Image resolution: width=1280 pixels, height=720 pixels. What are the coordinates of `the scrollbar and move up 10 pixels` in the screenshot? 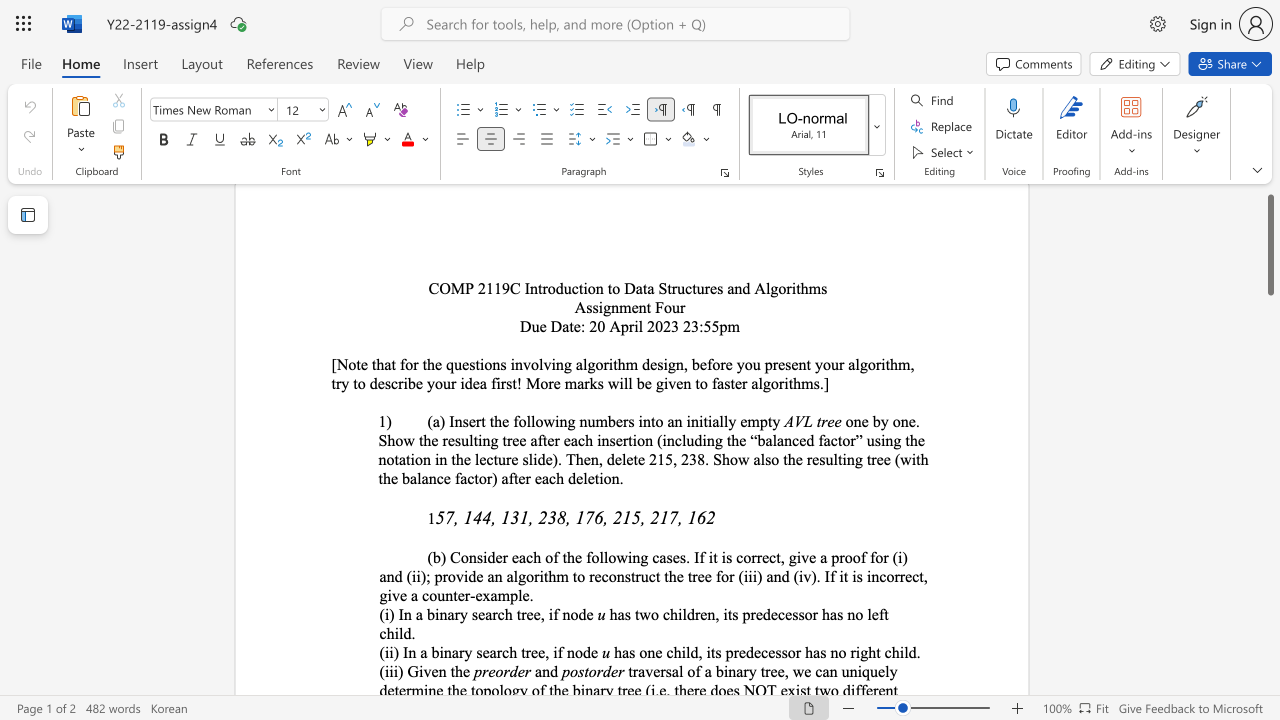 It's located at (1269, 244).